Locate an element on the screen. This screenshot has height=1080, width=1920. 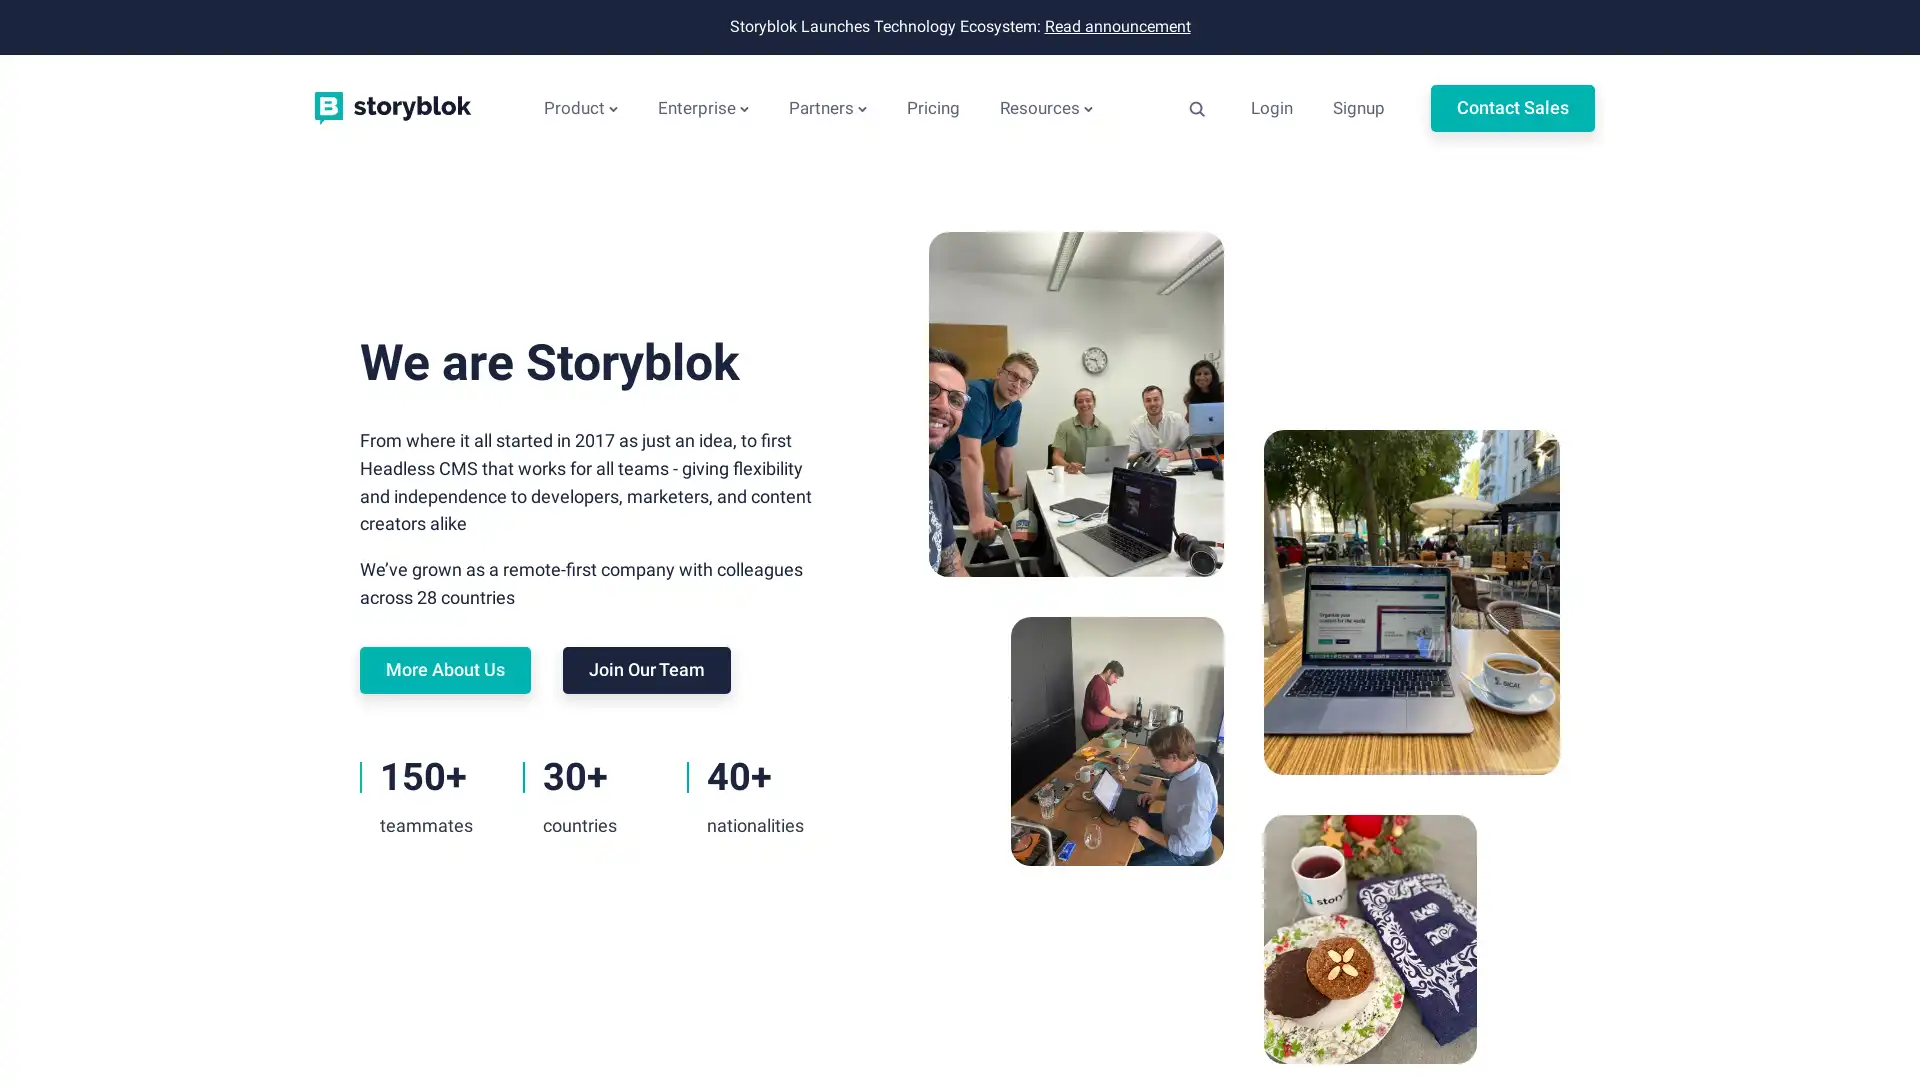
Product is located at coordinates (579, 108).